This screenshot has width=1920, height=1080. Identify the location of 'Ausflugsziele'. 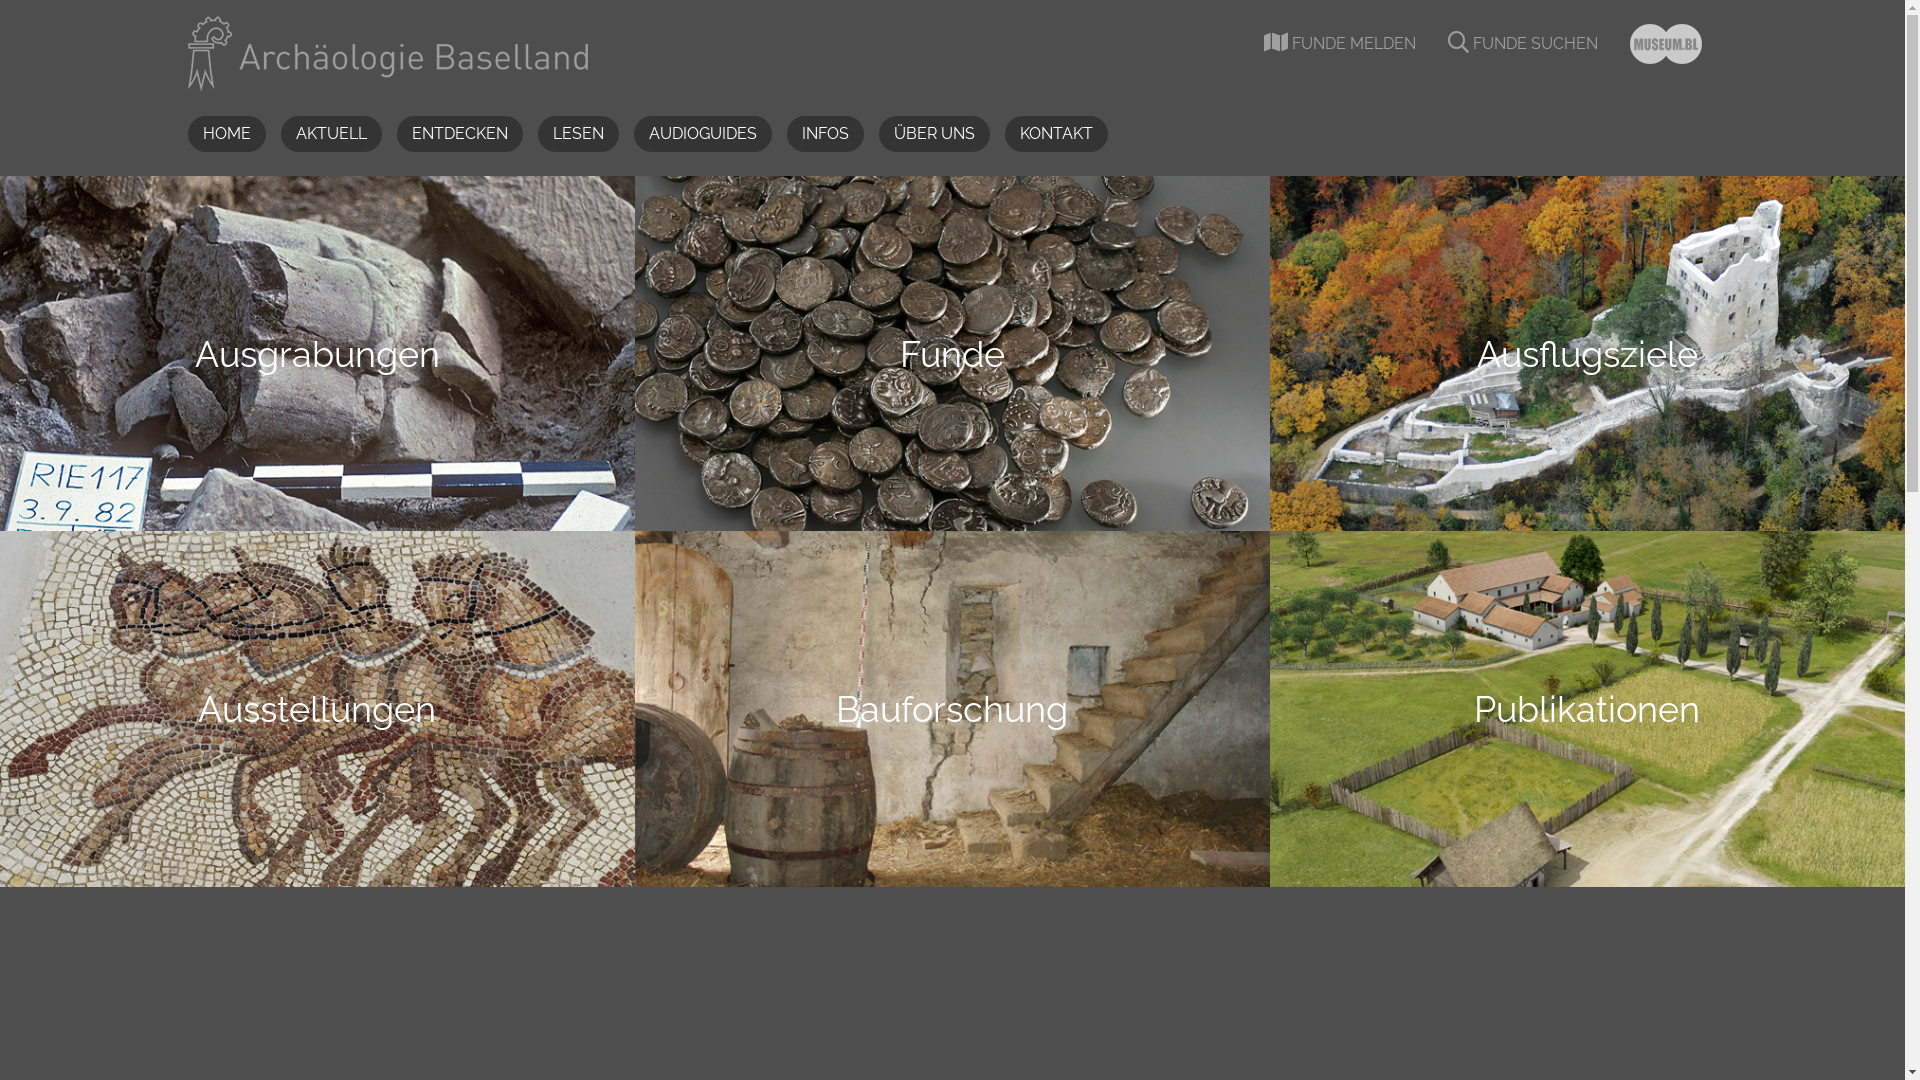
(1586, 352).